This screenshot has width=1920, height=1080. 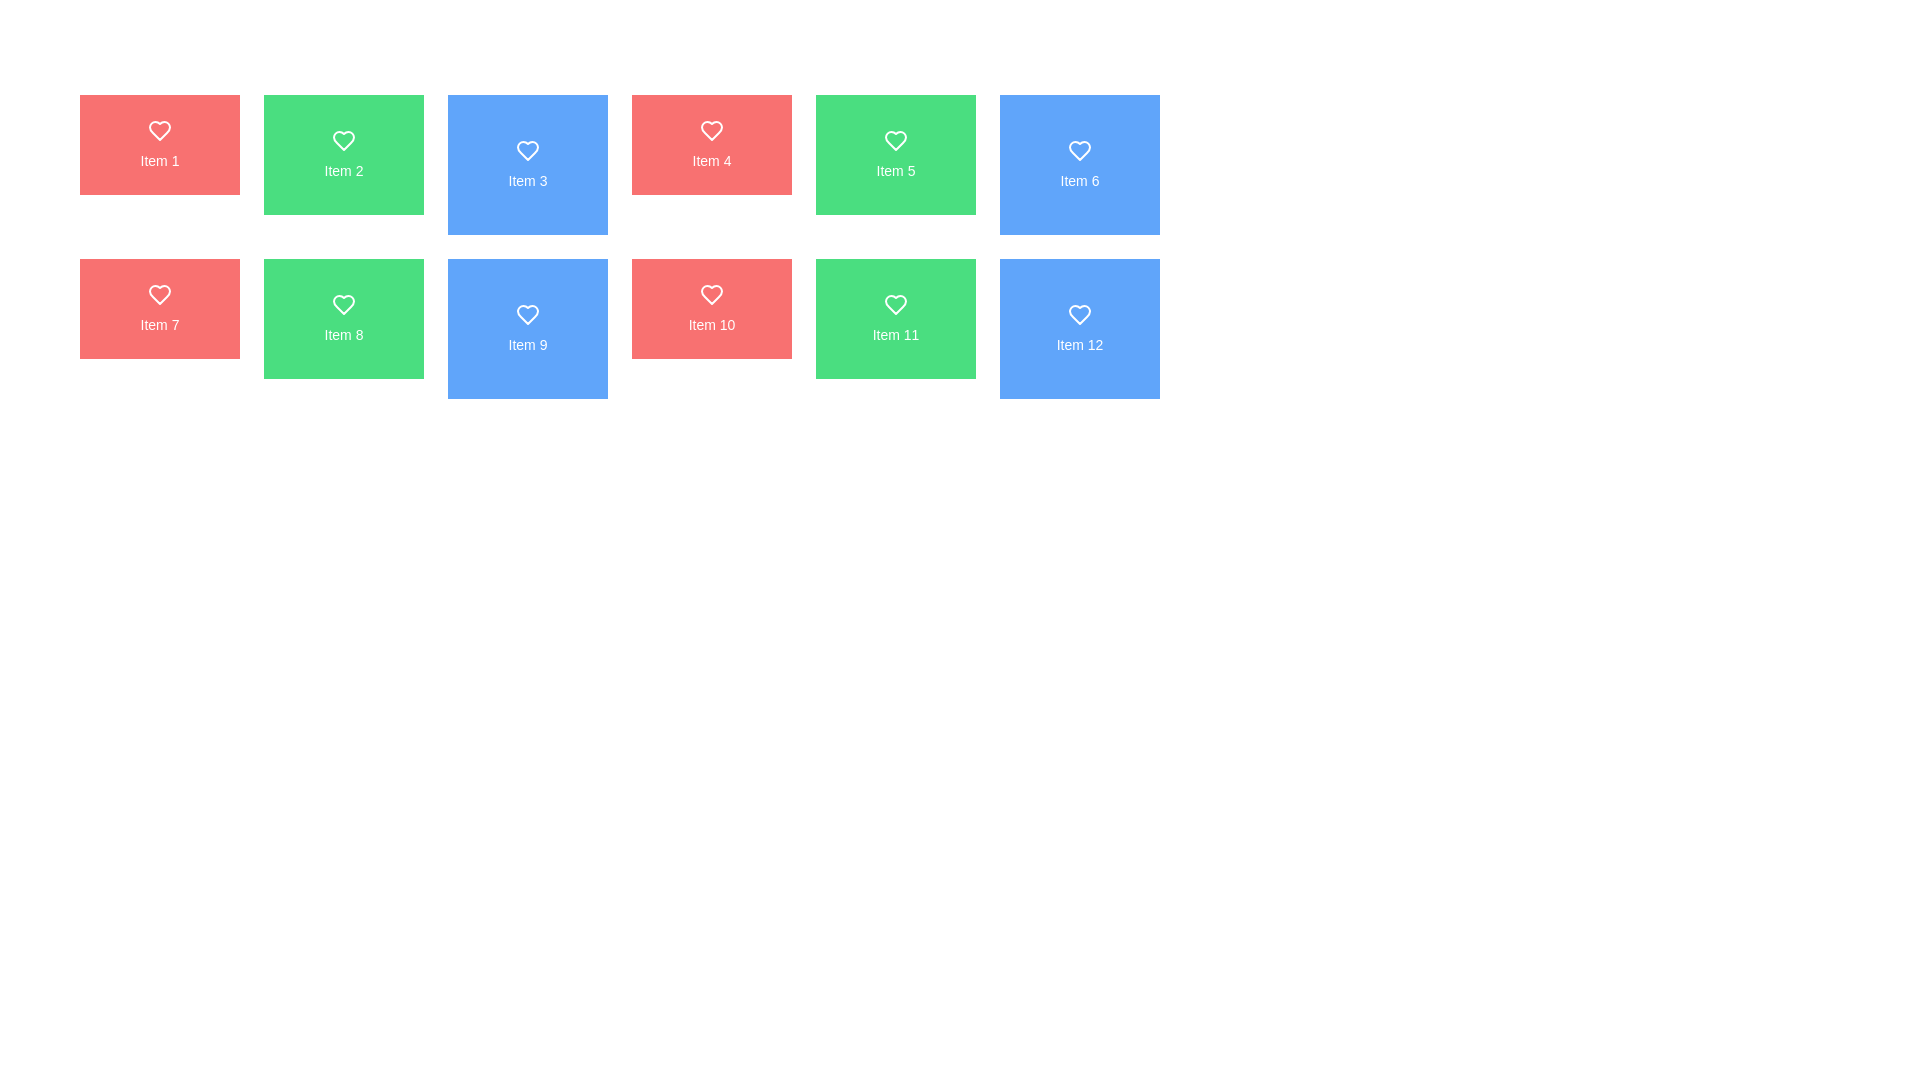 What do you see at coordinates (158, 294) in the screenshot?
I see `the heart-shaped icon` at bounding box center [158, 294].